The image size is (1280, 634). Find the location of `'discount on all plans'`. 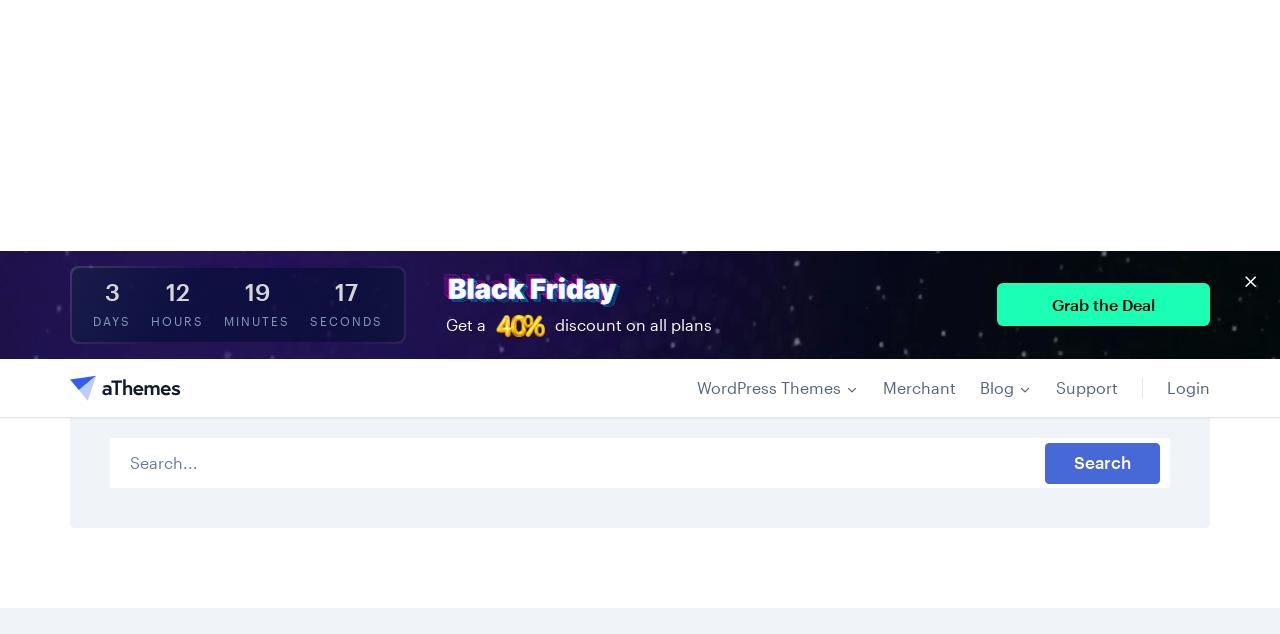

'discount on all plans' is located at coordinates (632, 72).